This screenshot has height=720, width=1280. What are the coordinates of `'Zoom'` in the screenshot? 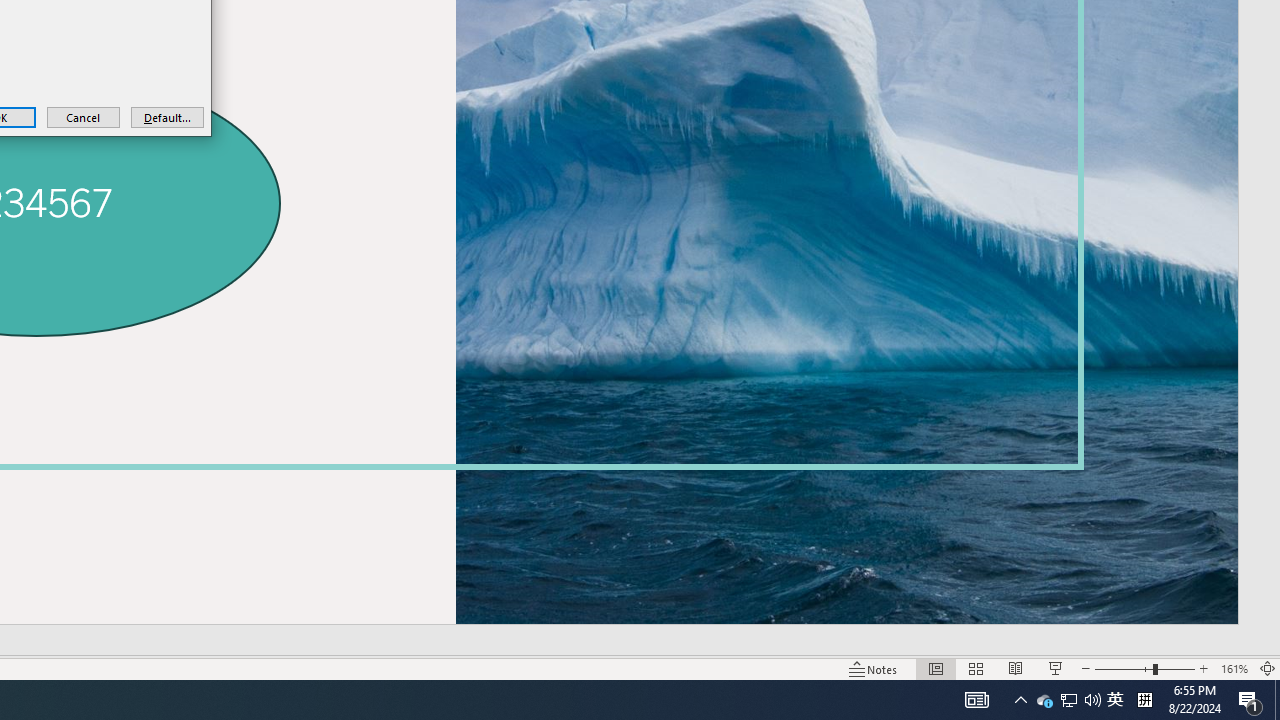 It's located at (1144, 669).